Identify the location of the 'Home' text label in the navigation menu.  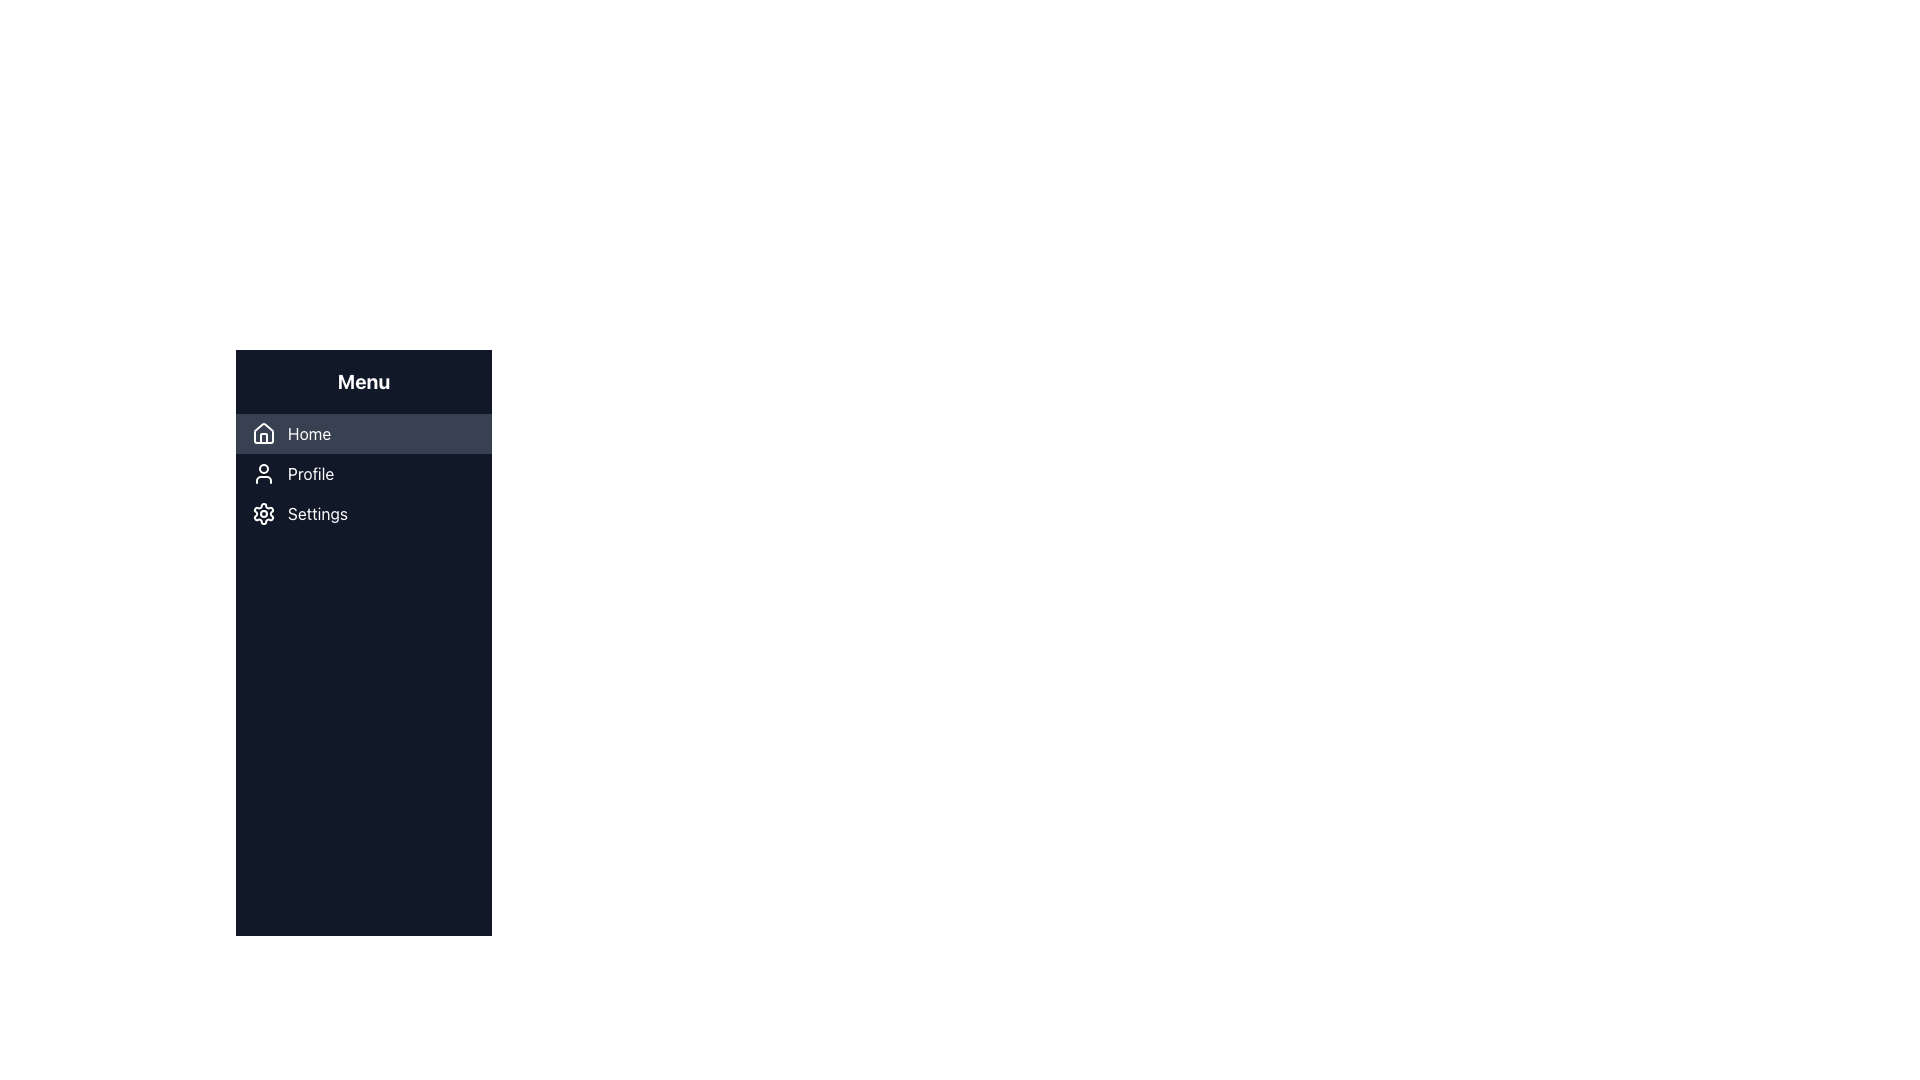
(308, 433).